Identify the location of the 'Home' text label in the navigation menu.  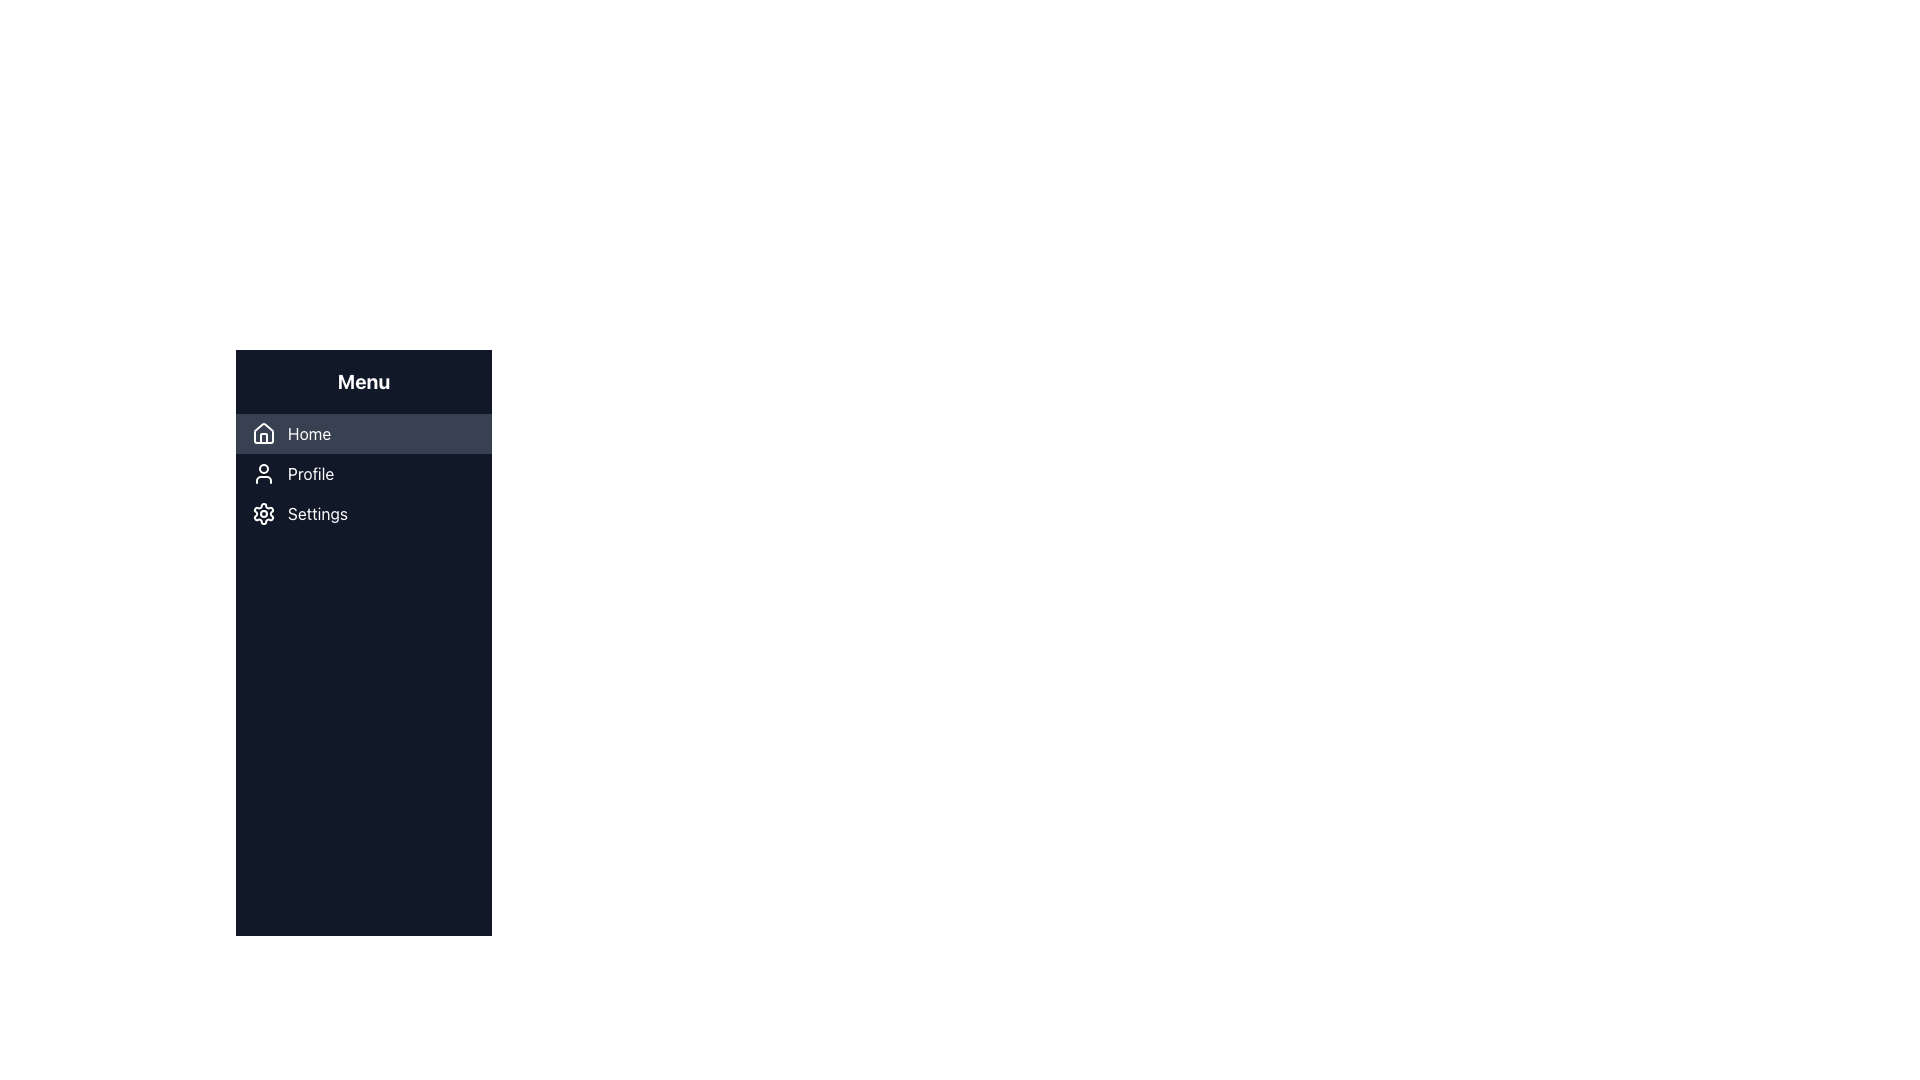
(308, 433).